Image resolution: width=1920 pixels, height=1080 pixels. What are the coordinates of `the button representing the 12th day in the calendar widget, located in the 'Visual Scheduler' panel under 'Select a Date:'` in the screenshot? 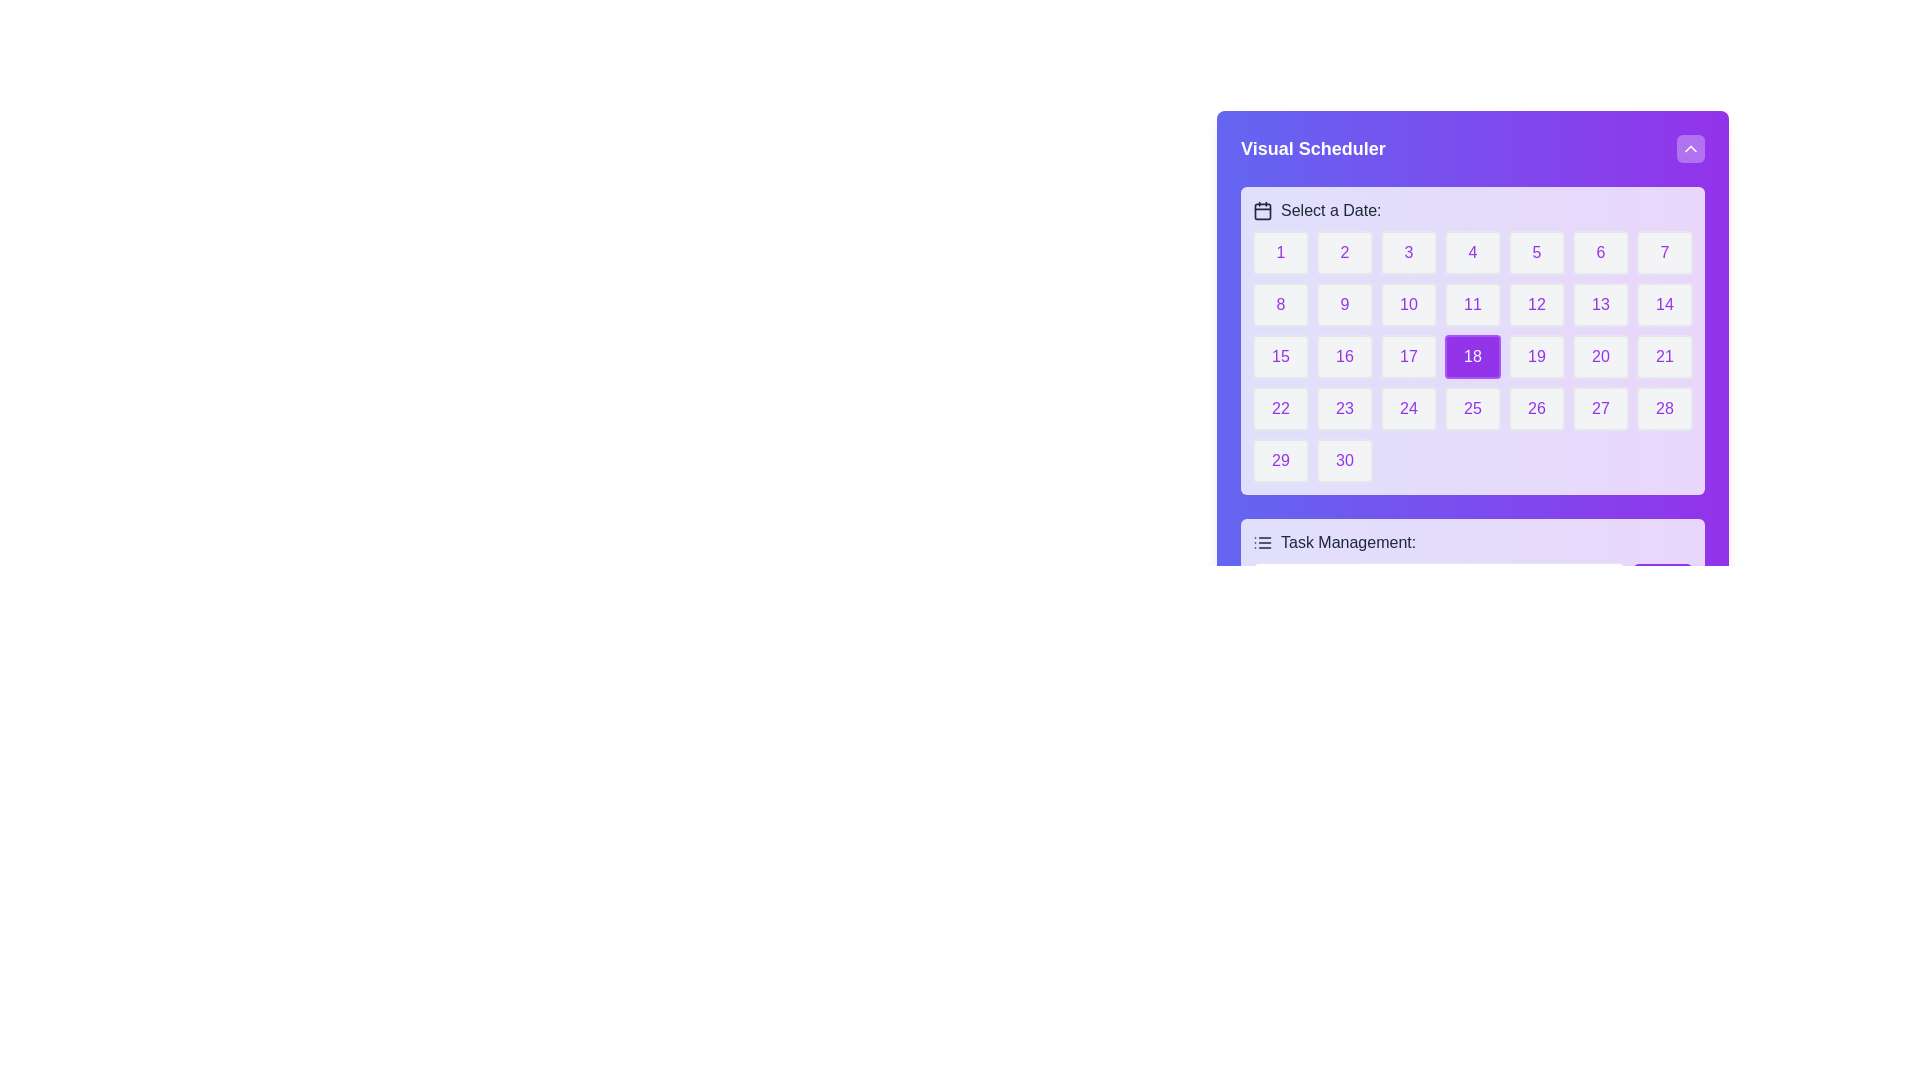 It's located at (1535, 304).